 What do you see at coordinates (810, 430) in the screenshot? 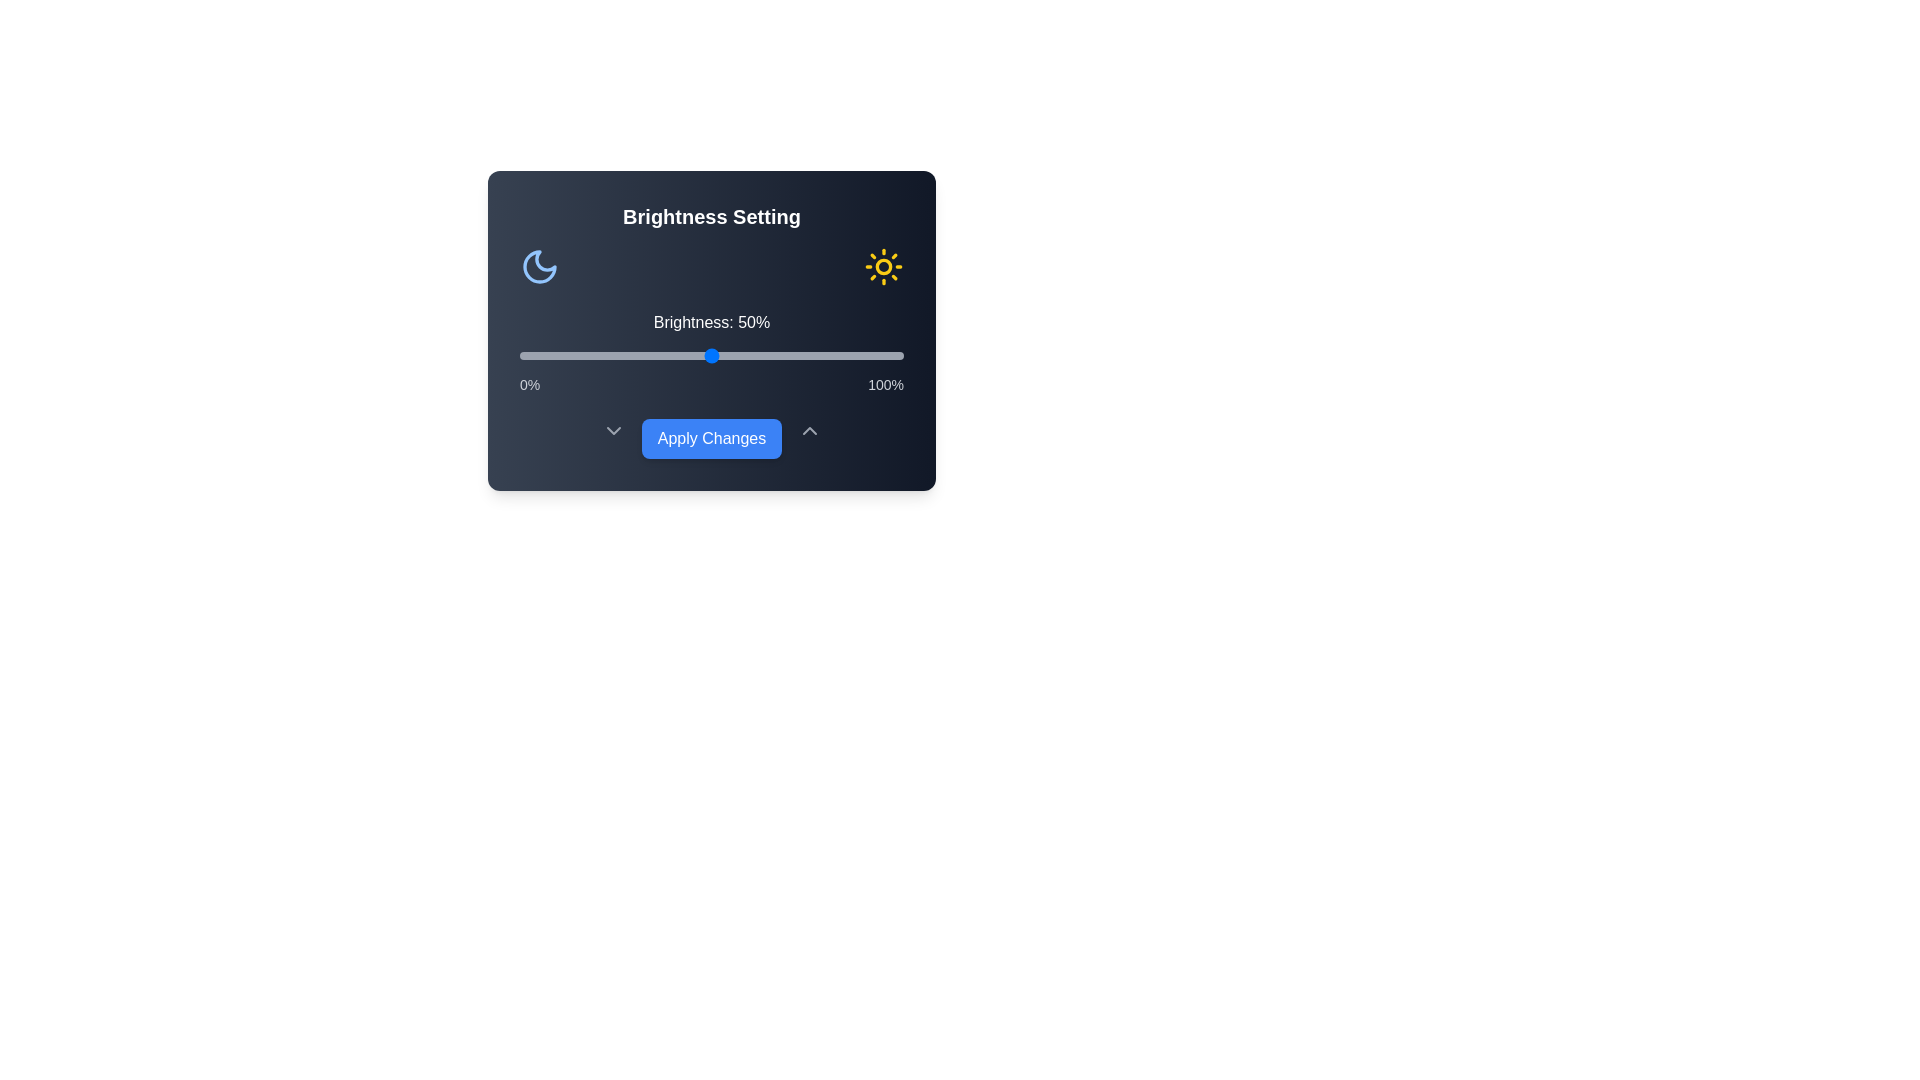
I see `the ChevronUp icon to reveal additional controls` at bounding box center [810, 430].